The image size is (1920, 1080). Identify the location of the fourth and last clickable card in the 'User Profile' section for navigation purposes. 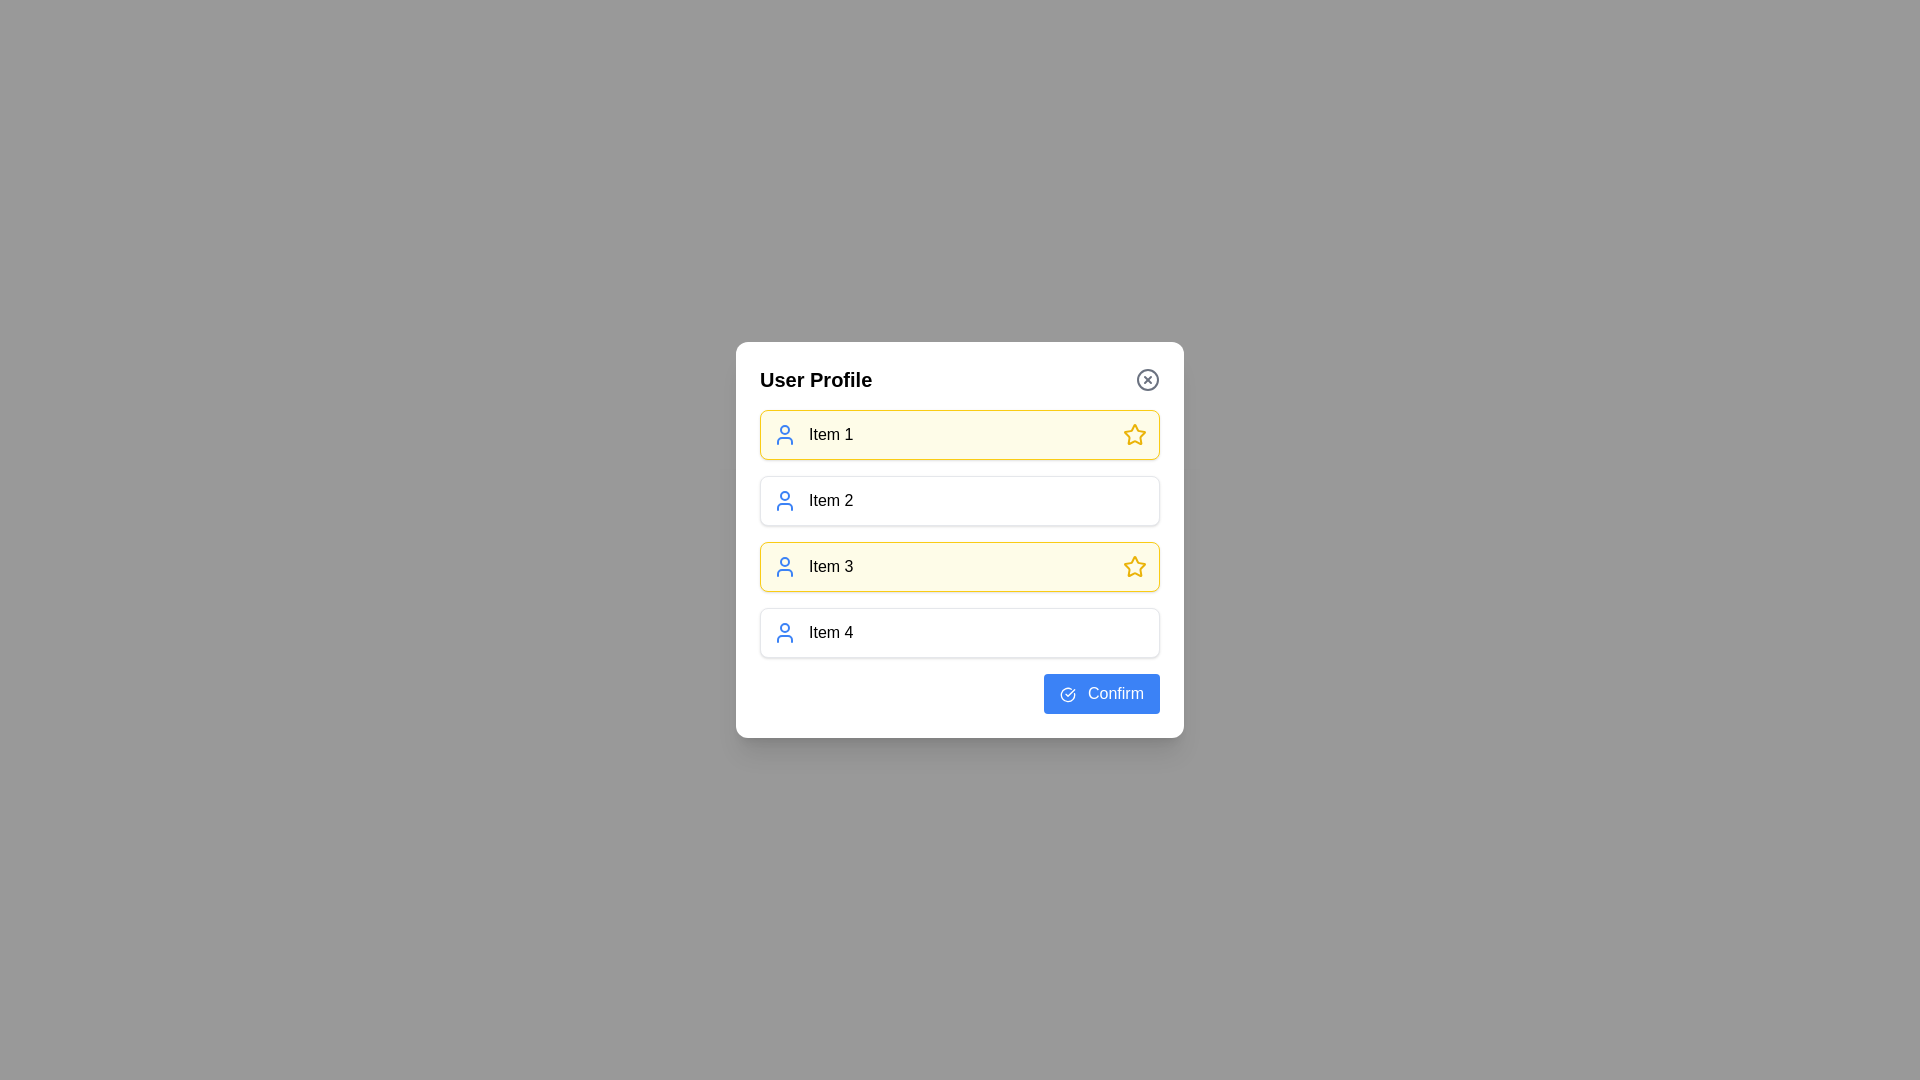
(960, 632).